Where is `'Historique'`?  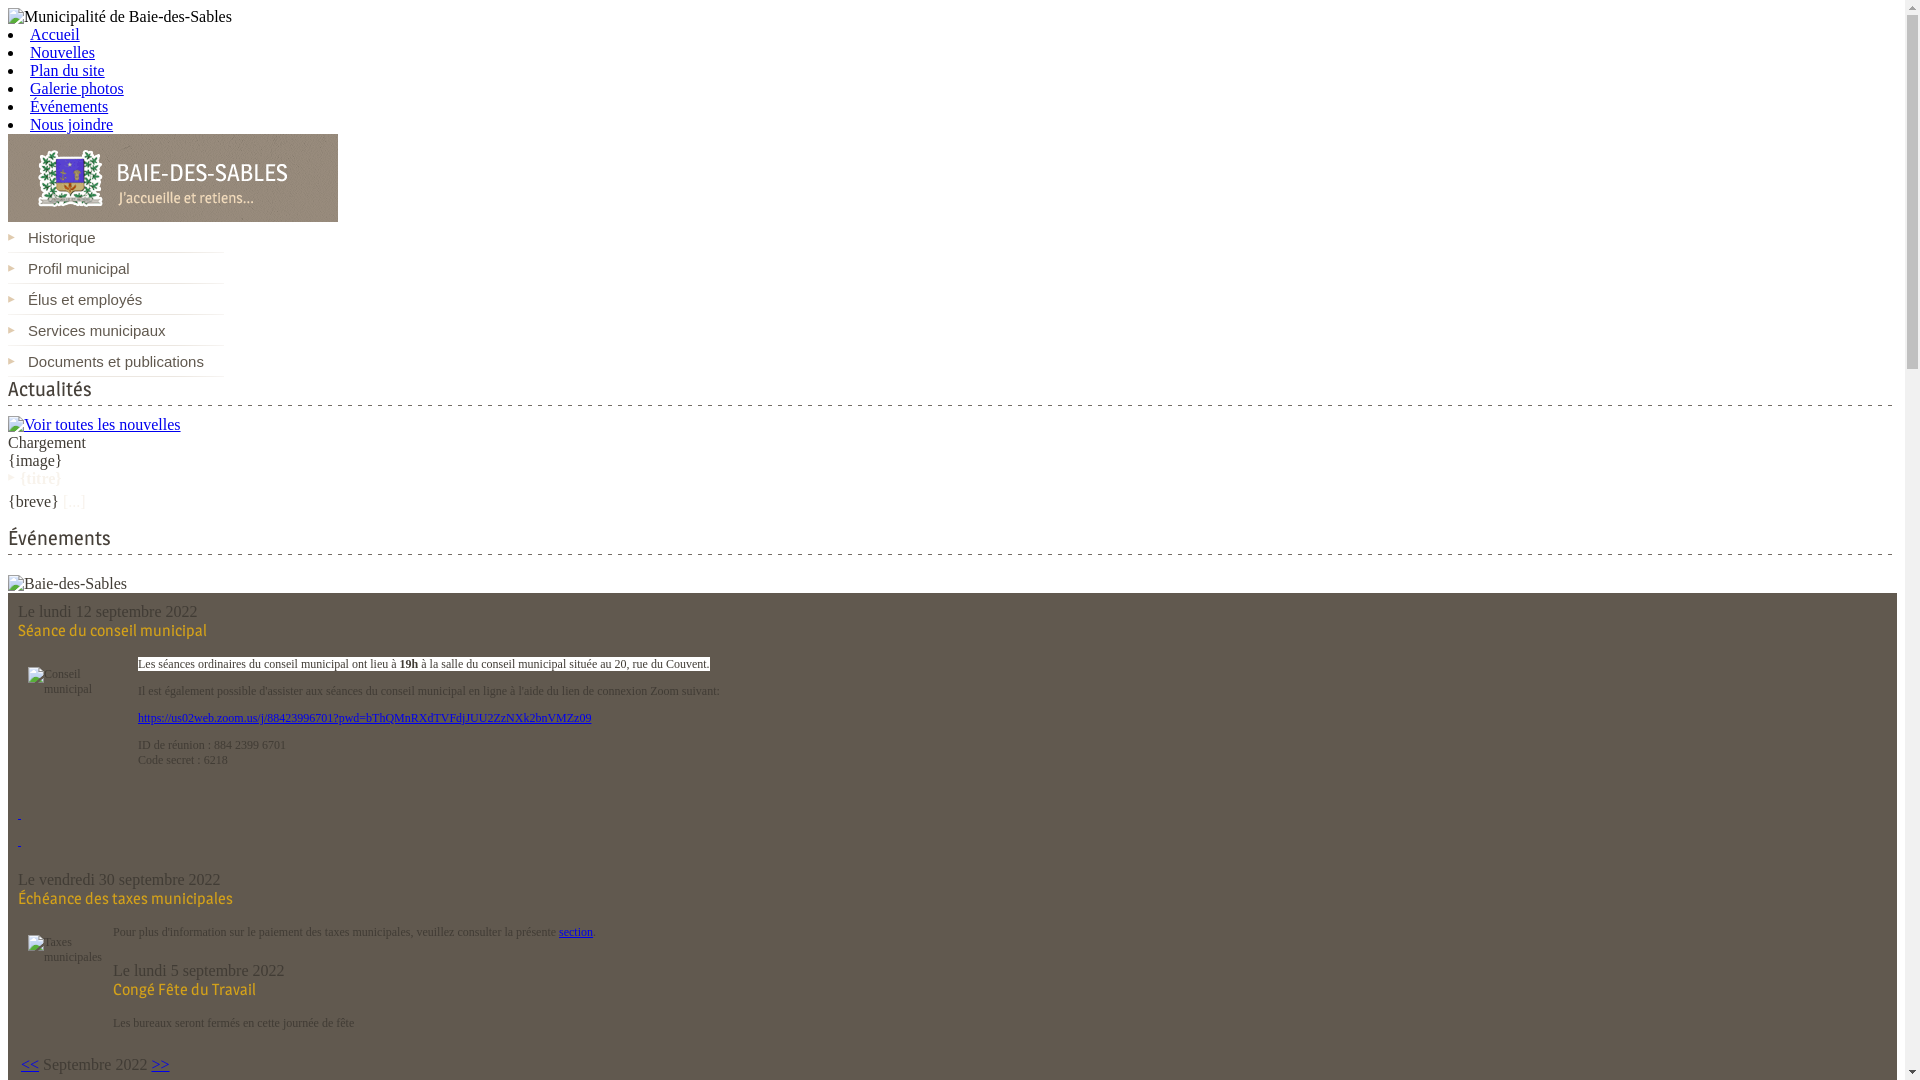
'Historique' is located at coordinates (114, 236).